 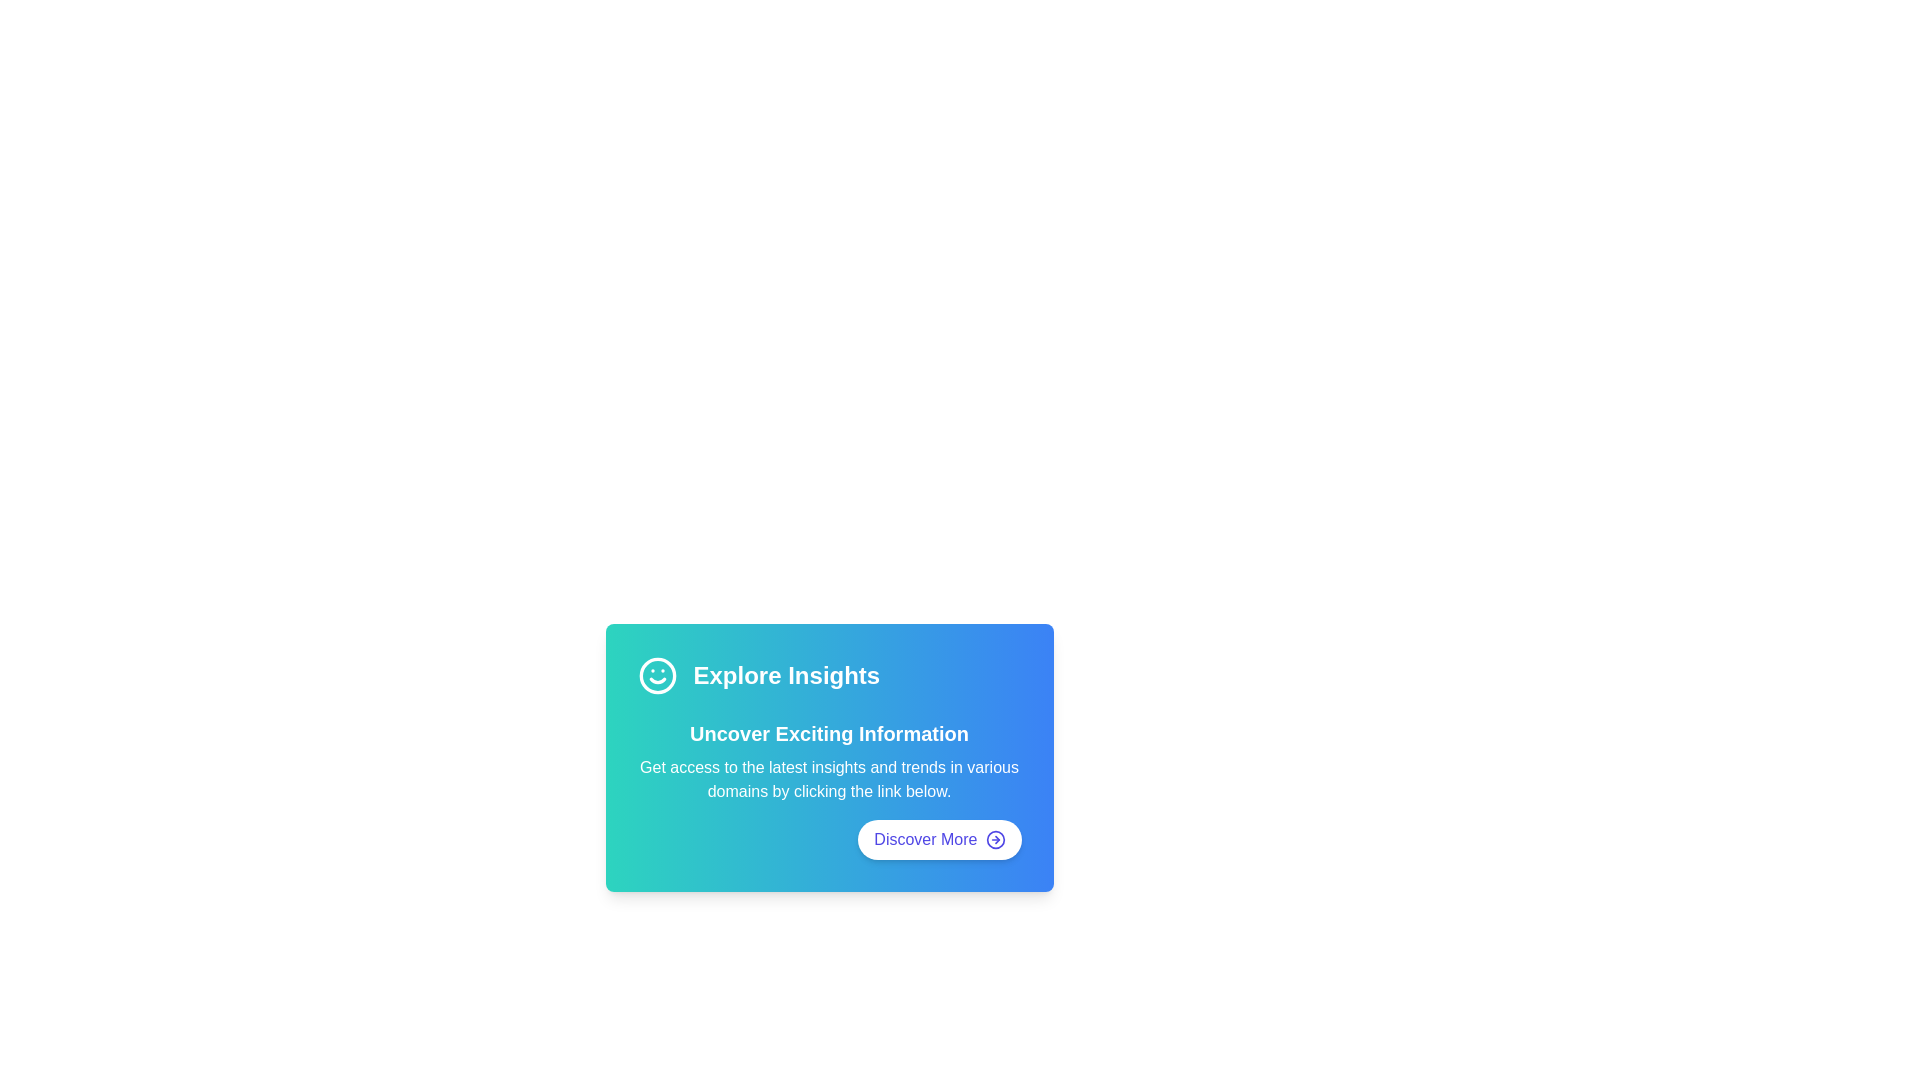 I want to click on the text element displaying 'Explore Insights' which is styled in bold white font and located on the right side of the smile icon, so click(x=785, y=675).